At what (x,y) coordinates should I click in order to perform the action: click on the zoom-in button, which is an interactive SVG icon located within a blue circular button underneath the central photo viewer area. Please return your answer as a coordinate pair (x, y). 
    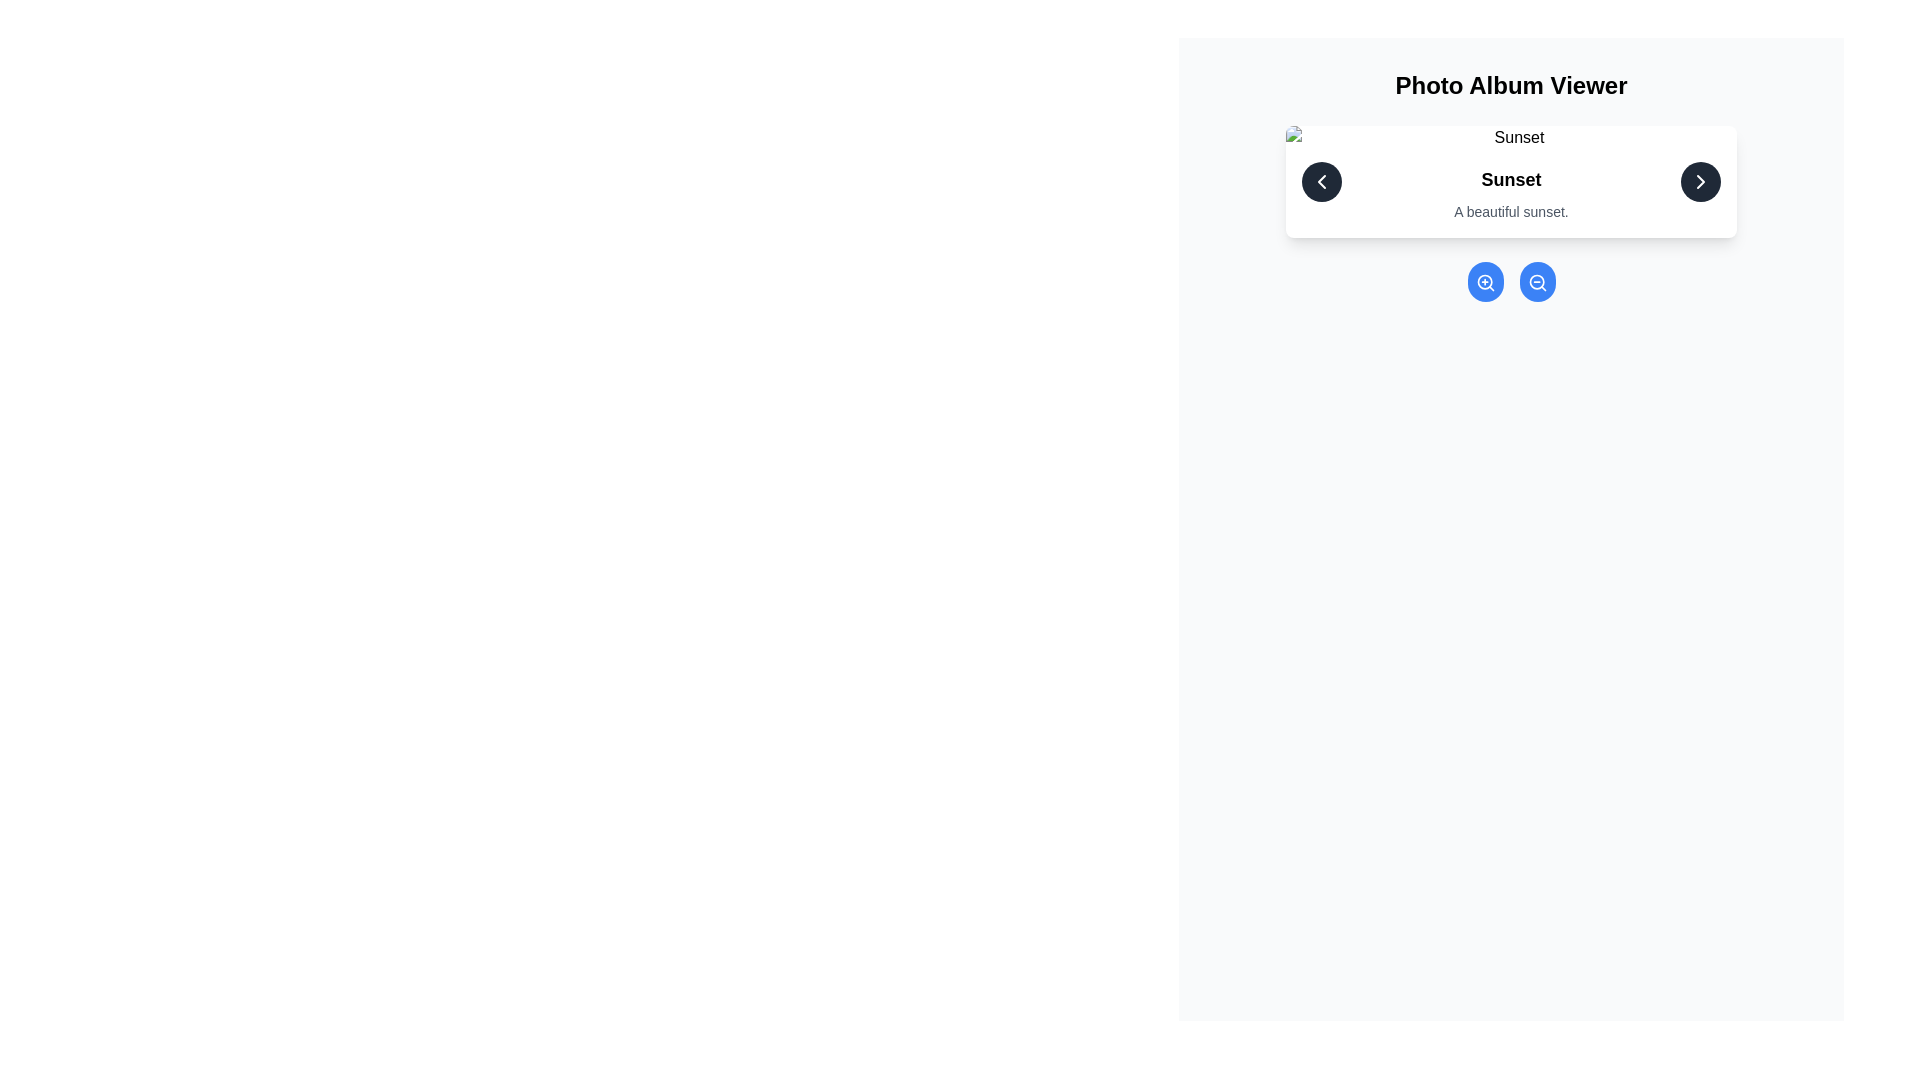
    Looking at the image, I should click on (1485, 282).